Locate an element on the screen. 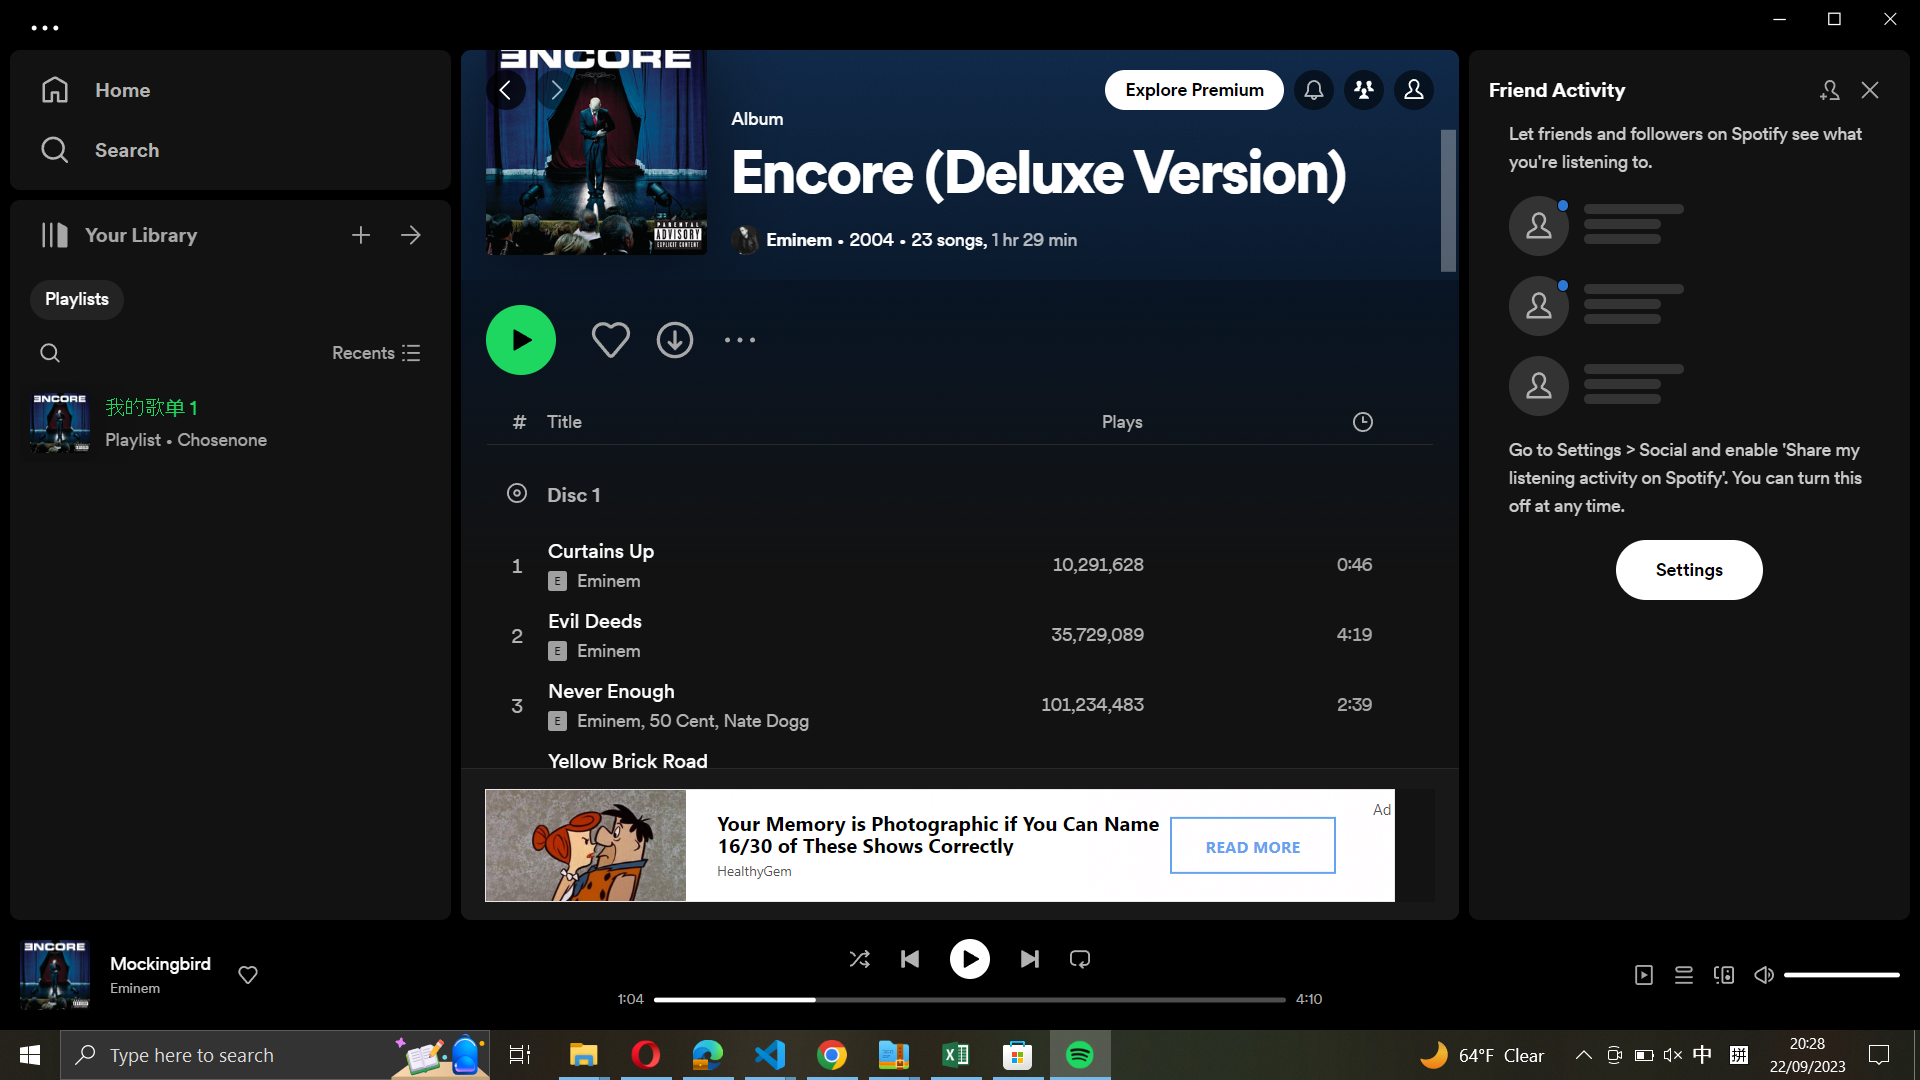 Image resolution: width=1920 pixels, height=1080 pixels. Start playing the playlist is located at coordinates (521, 338).